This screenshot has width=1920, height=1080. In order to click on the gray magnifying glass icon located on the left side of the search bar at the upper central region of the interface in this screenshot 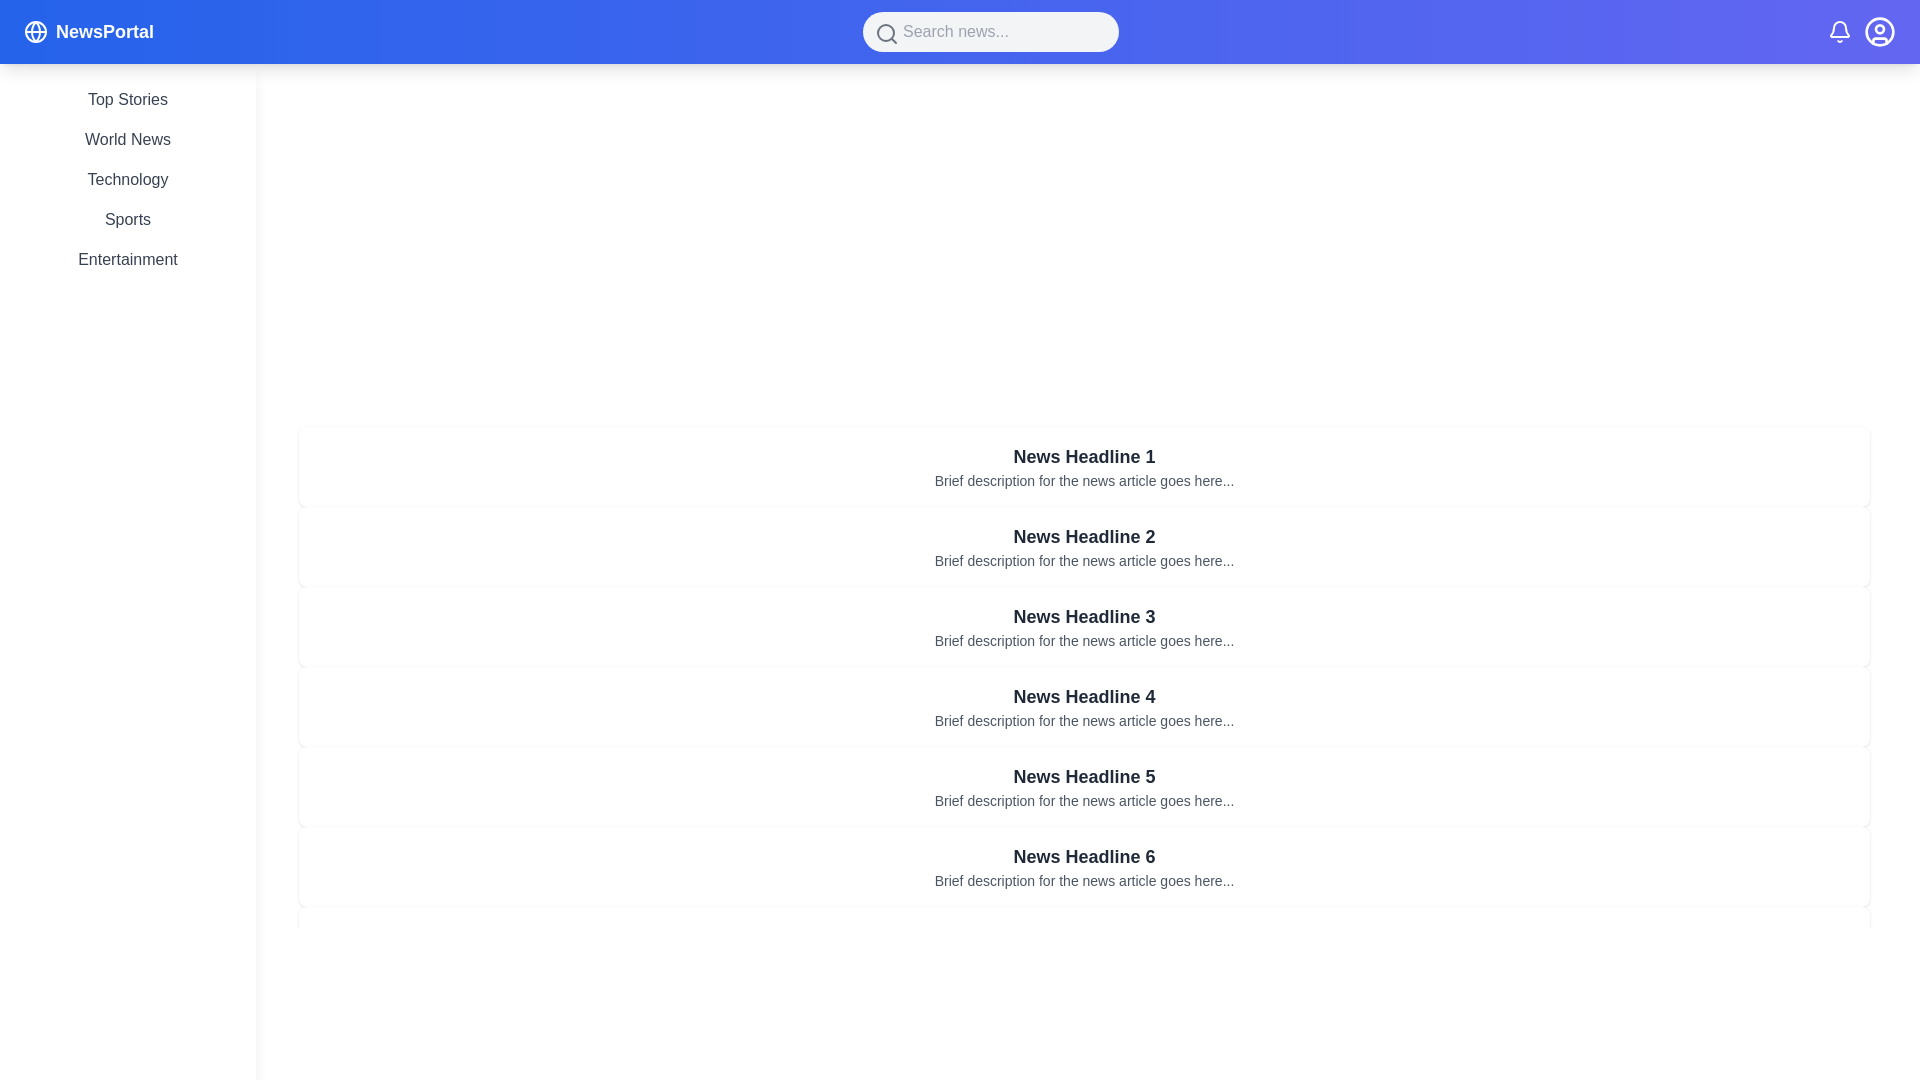, I will do `click(886, 34)`.